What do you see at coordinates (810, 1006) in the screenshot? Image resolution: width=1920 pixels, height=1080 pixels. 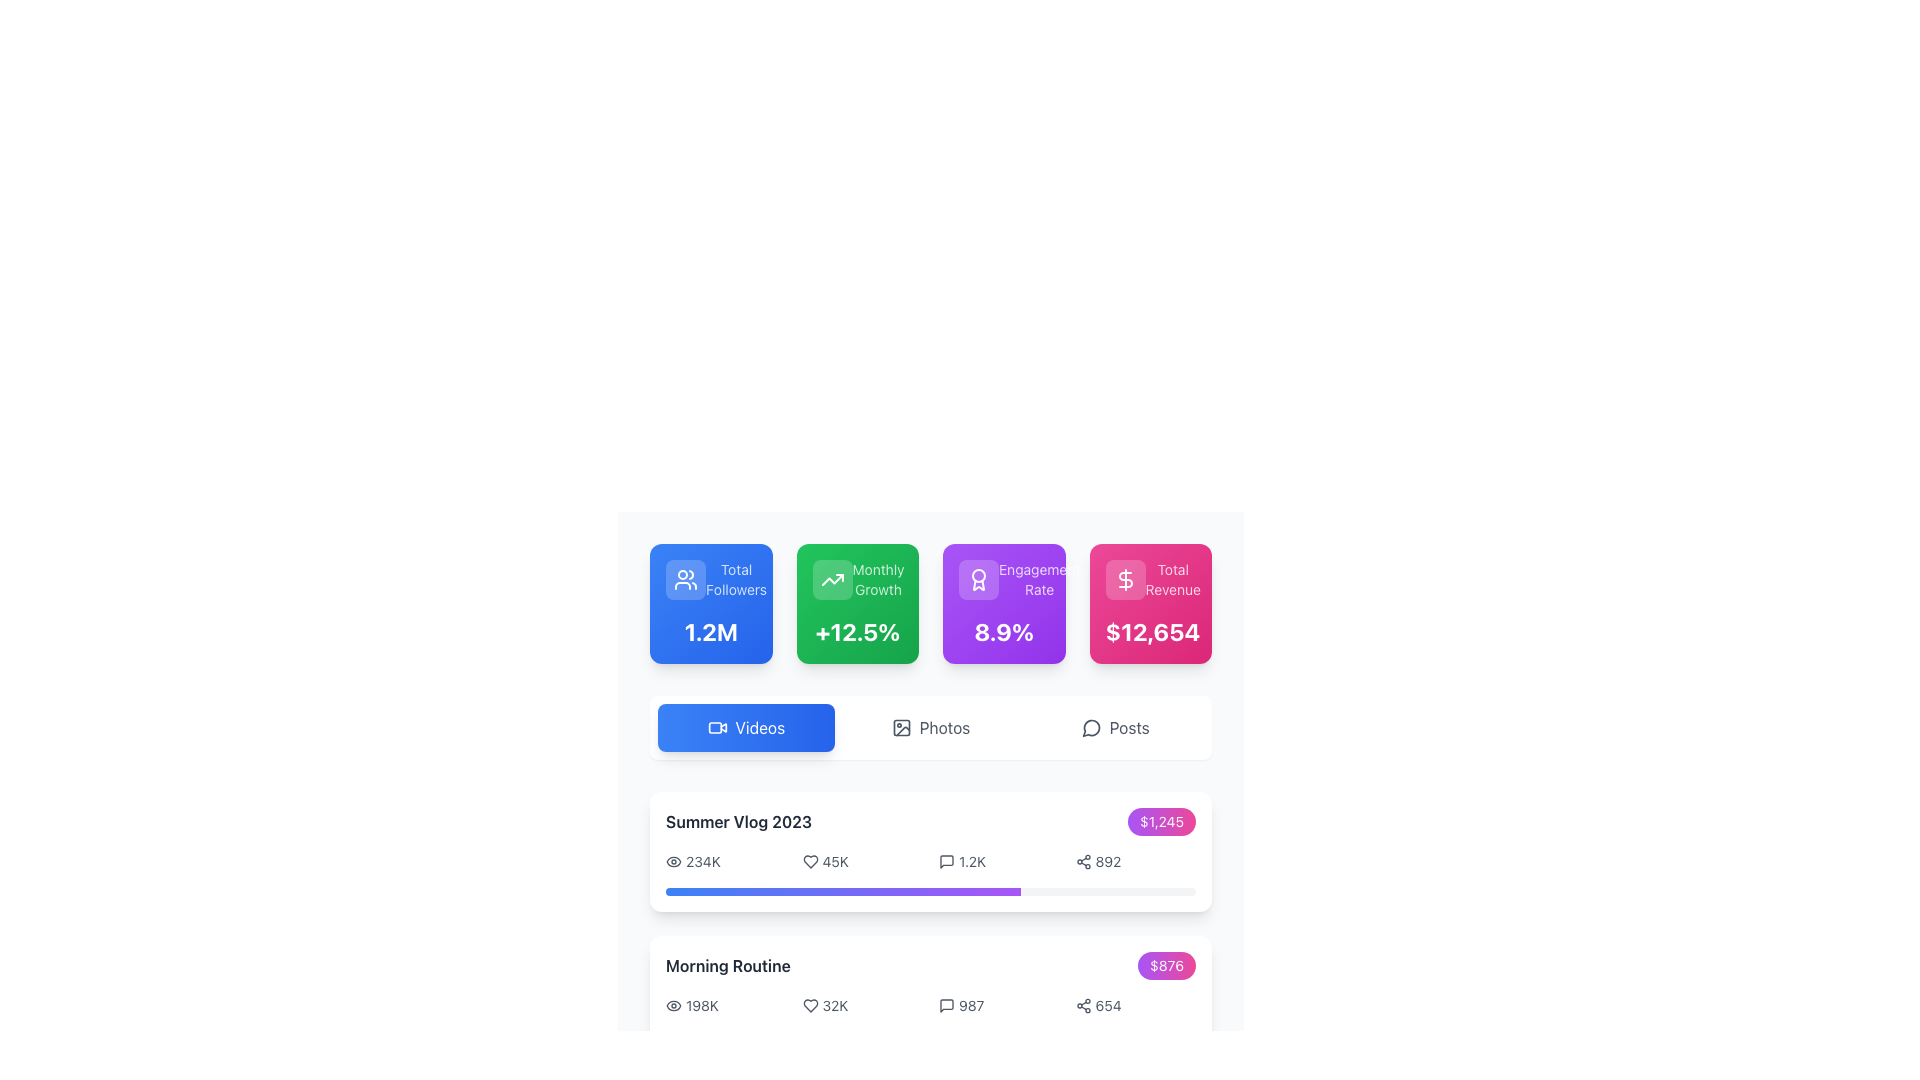 I see `the heart-shaped icon with a dark-grey outline located to the left of the numerical text '32K' in the 'Morning Routine' section to indicate a 'like' or 'favorite'` at bounding box center [810, 1006].